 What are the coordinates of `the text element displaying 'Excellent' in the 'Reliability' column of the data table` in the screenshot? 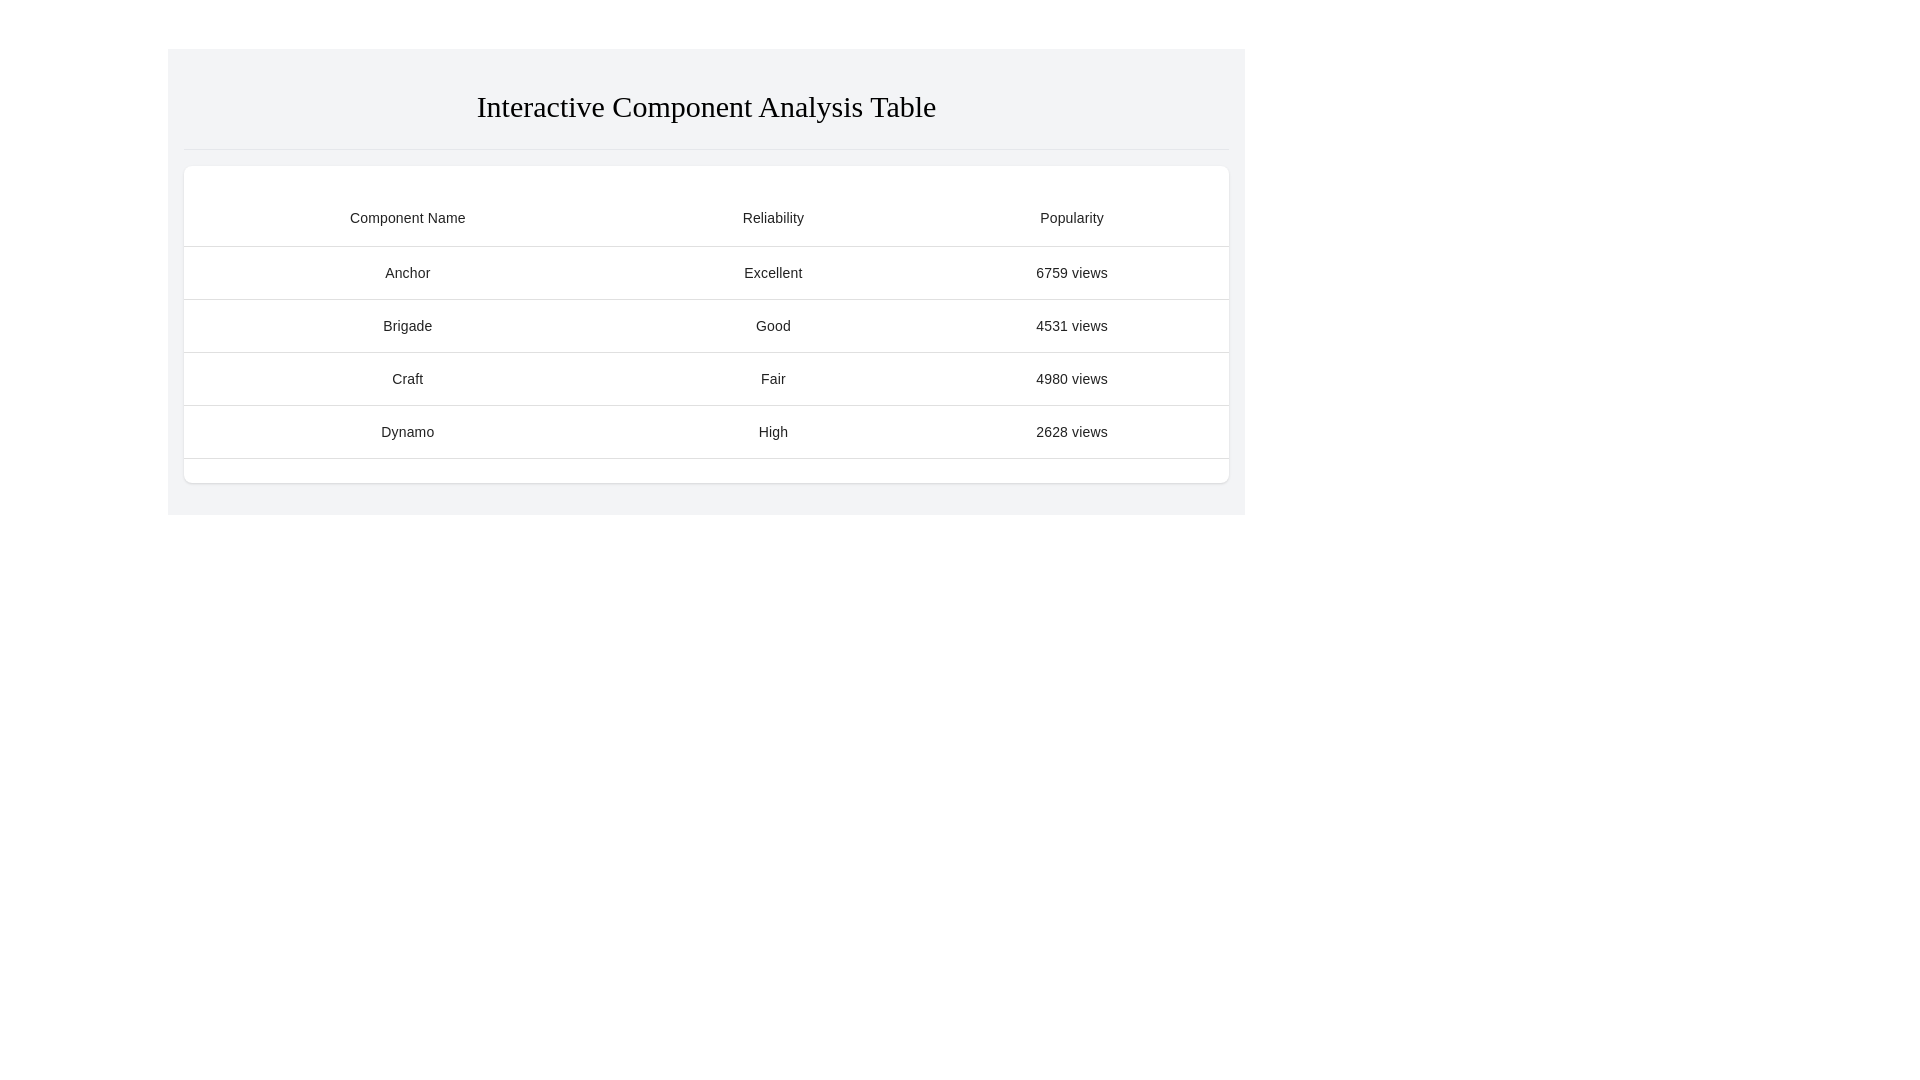 It's located at (772, 273).